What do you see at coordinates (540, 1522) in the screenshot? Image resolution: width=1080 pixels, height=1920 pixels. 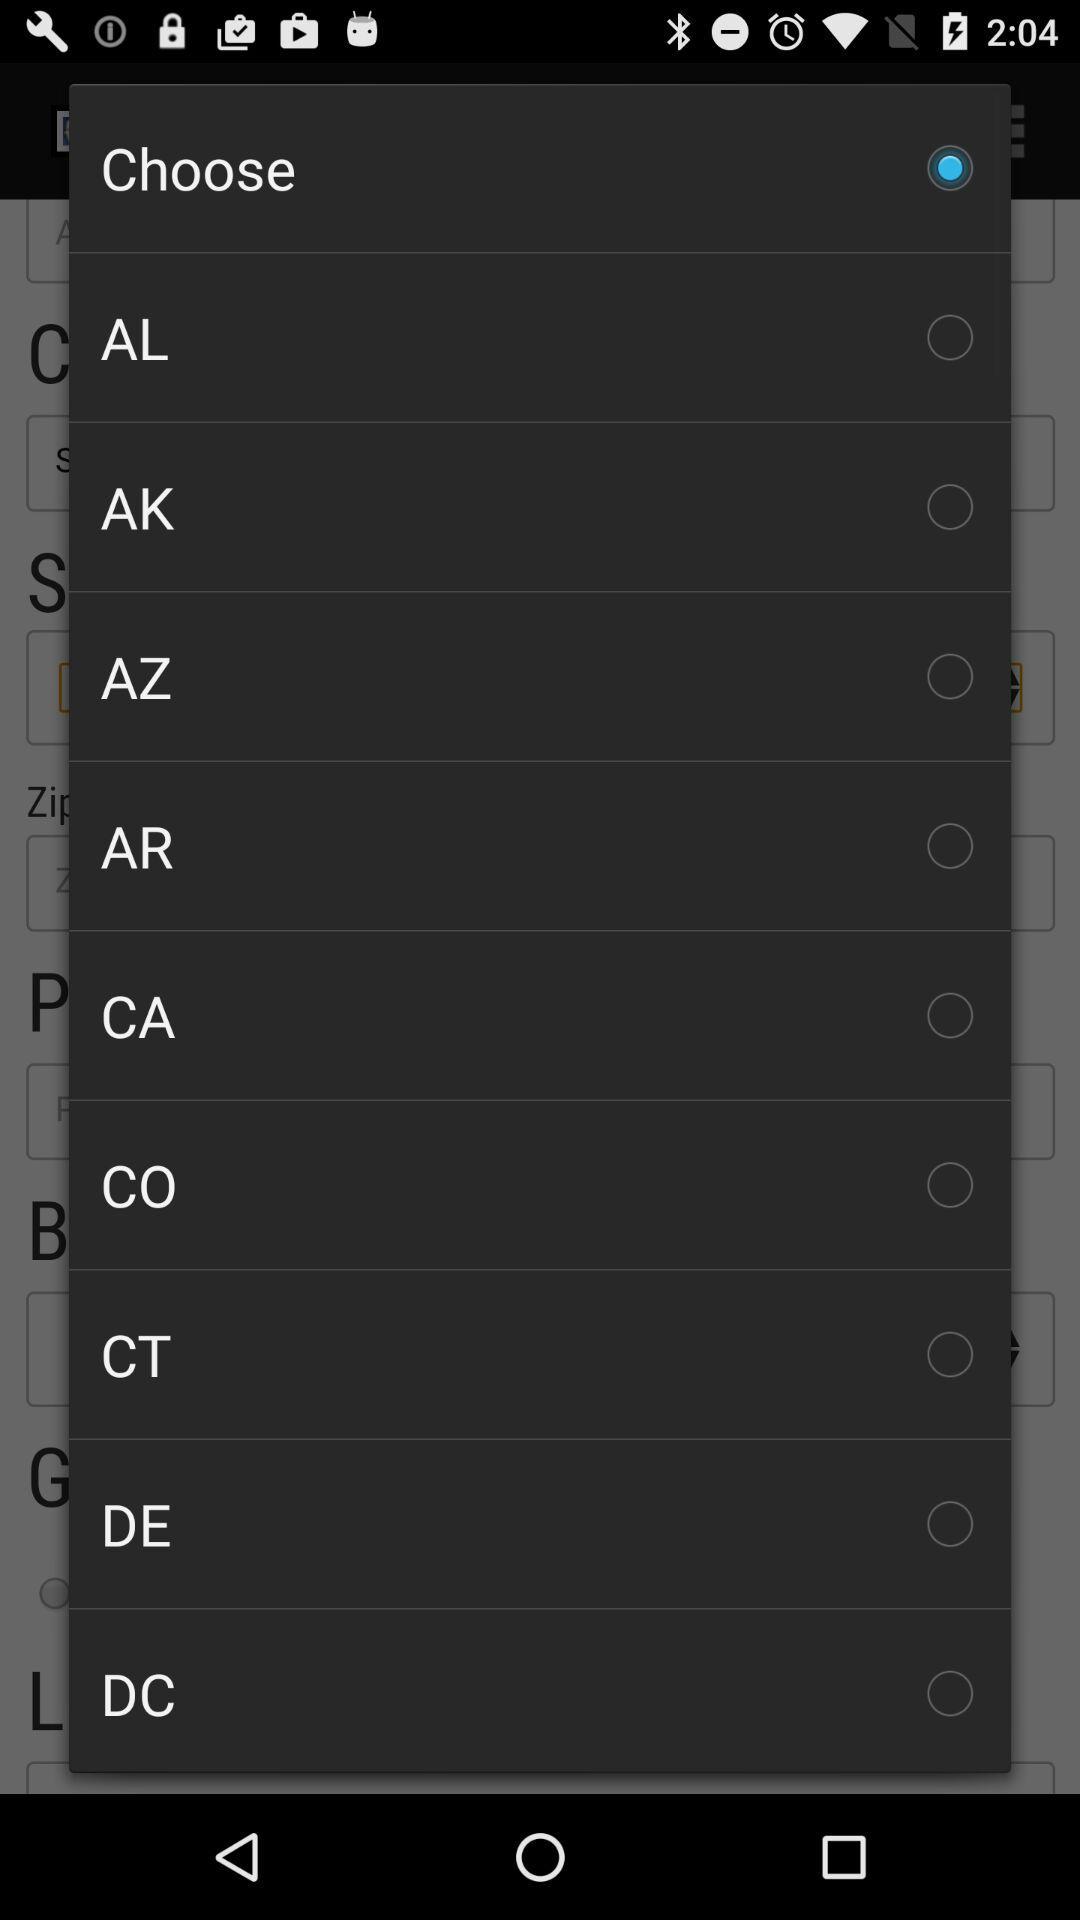 I see `the icon above the dc icon` at bounding box center [540, 1522].